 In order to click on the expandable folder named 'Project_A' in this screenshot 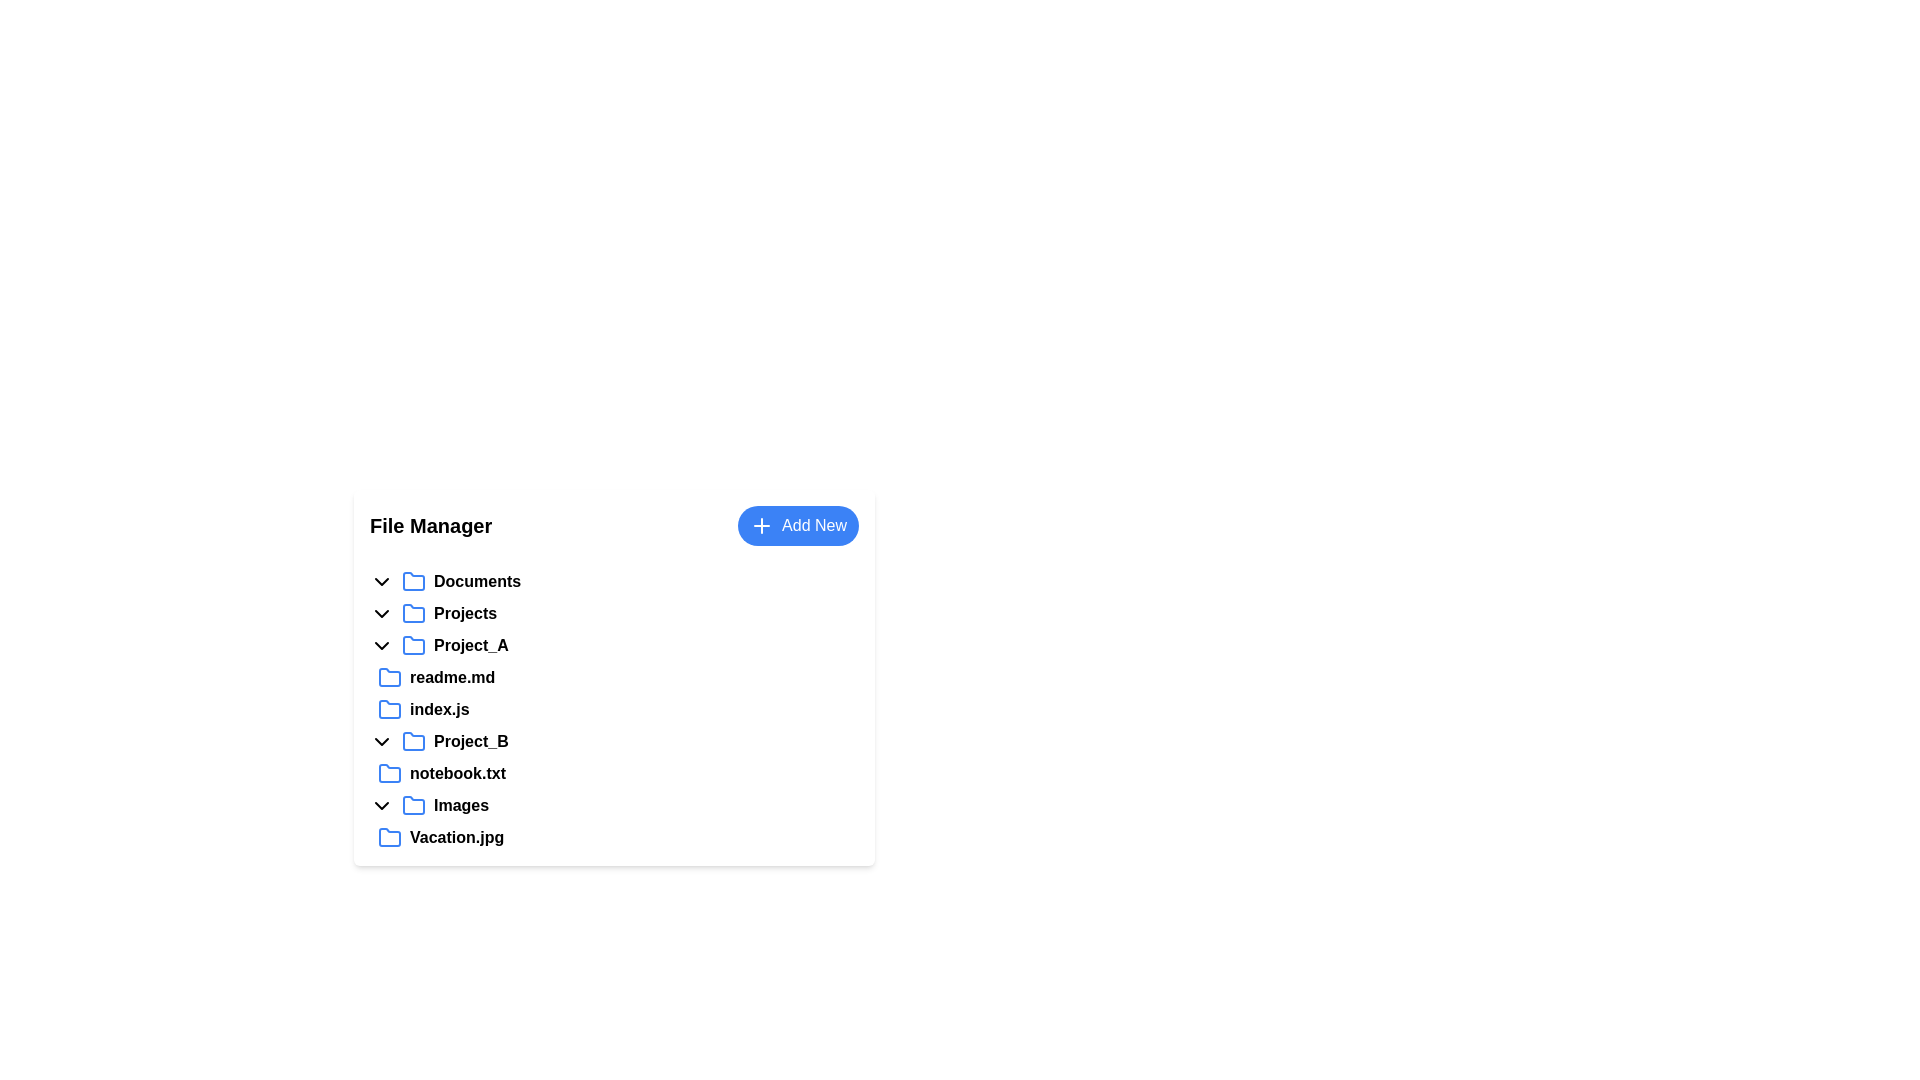, I will do `click(613, 645)`.